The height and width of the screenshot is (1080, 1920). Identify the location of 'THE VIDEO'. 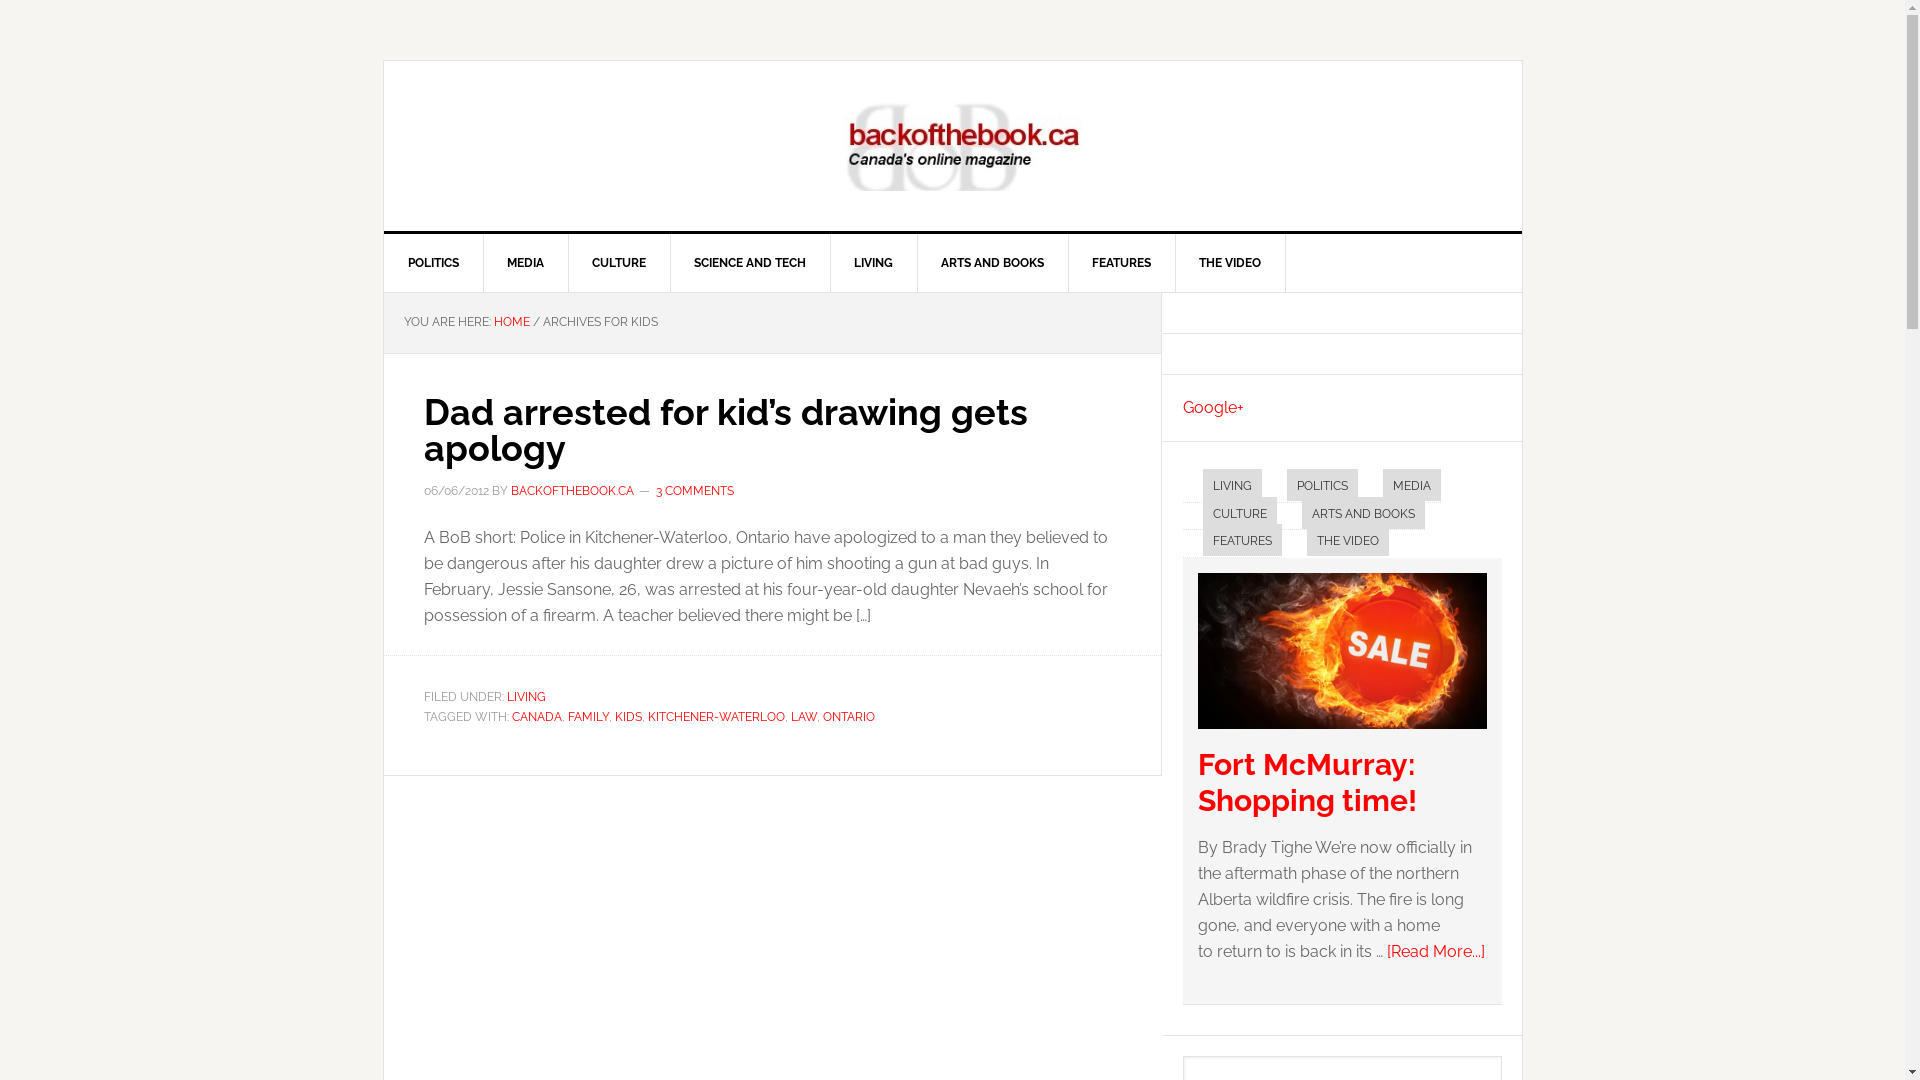
(1174, 261).